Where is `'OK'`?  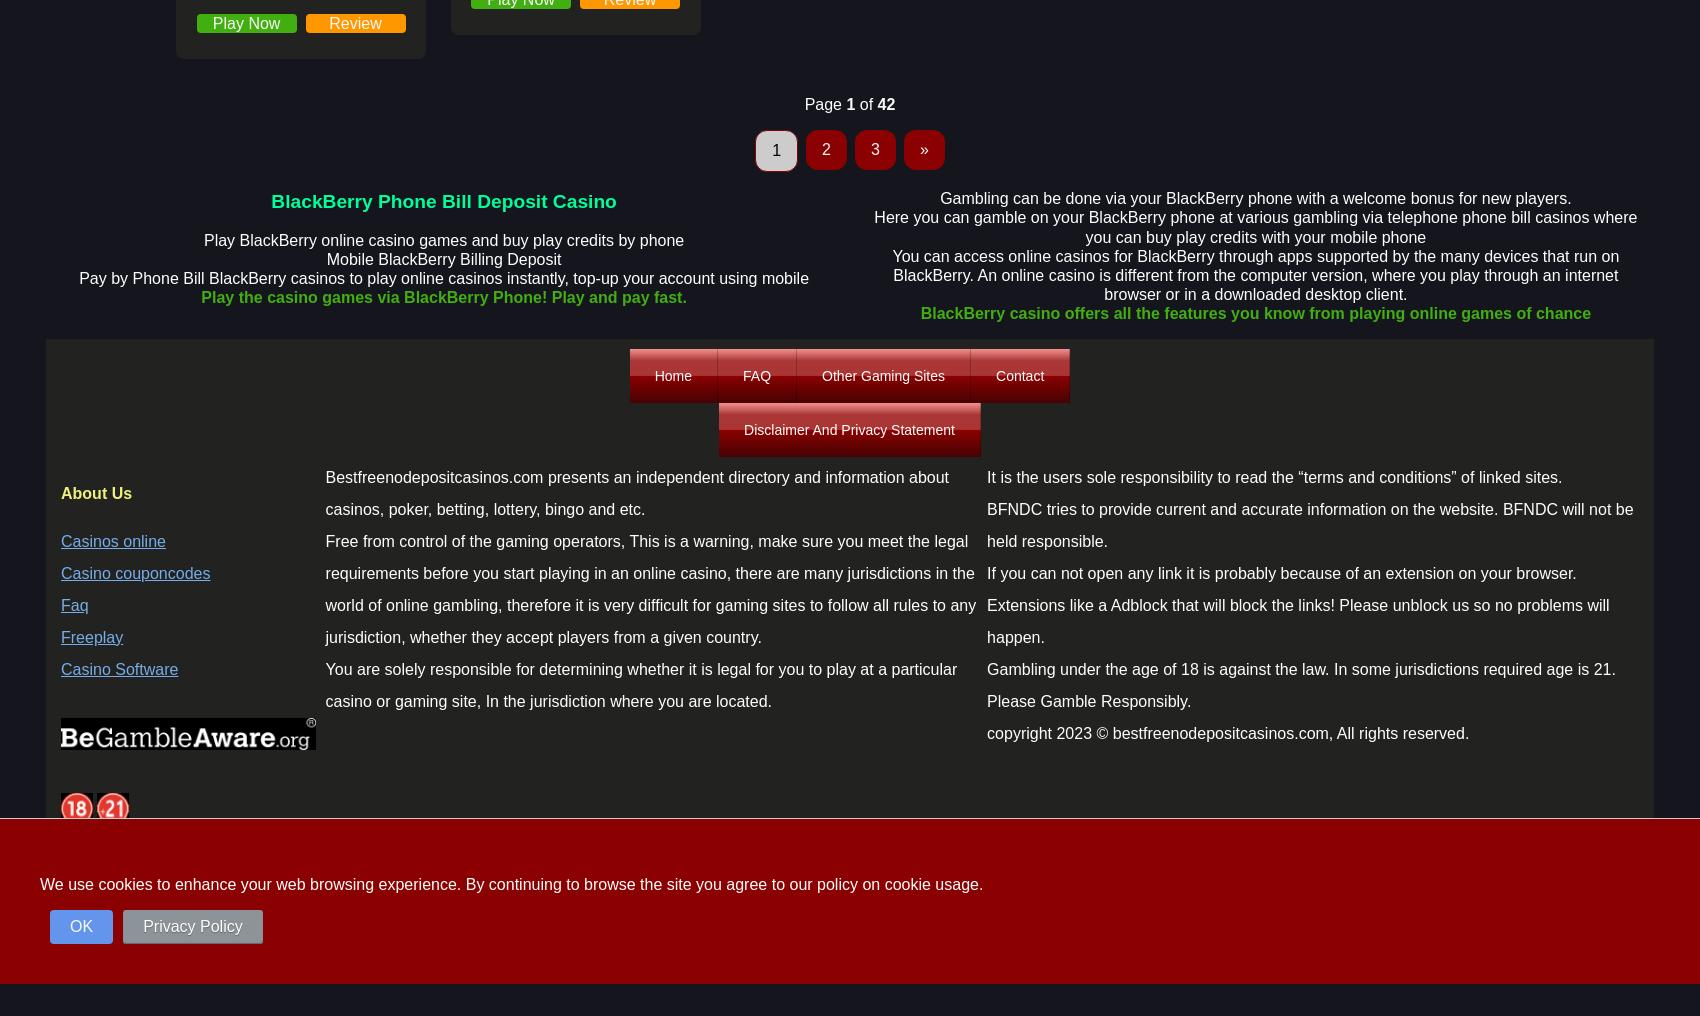 'OK' is located at coordinates (81, 925).